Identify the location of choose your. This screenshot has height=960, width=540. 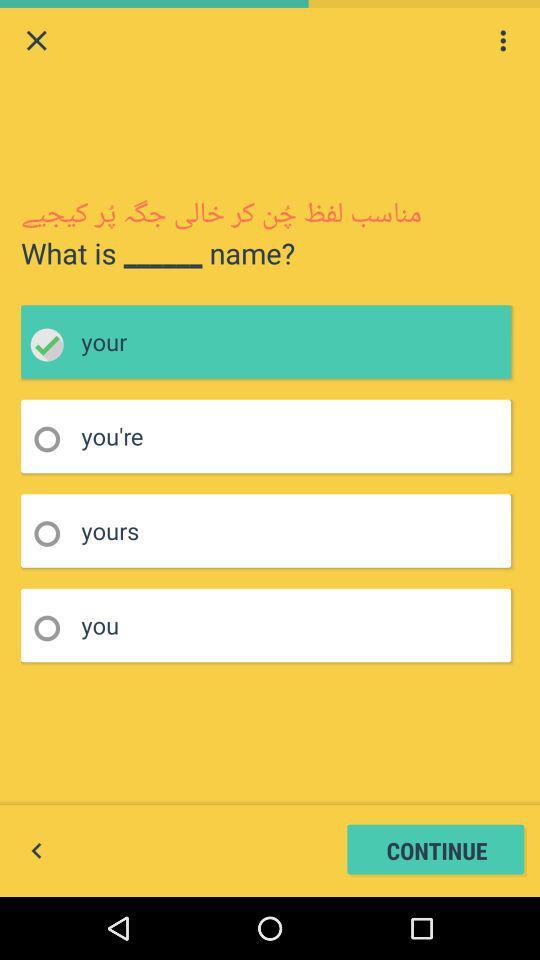
(53, 345).